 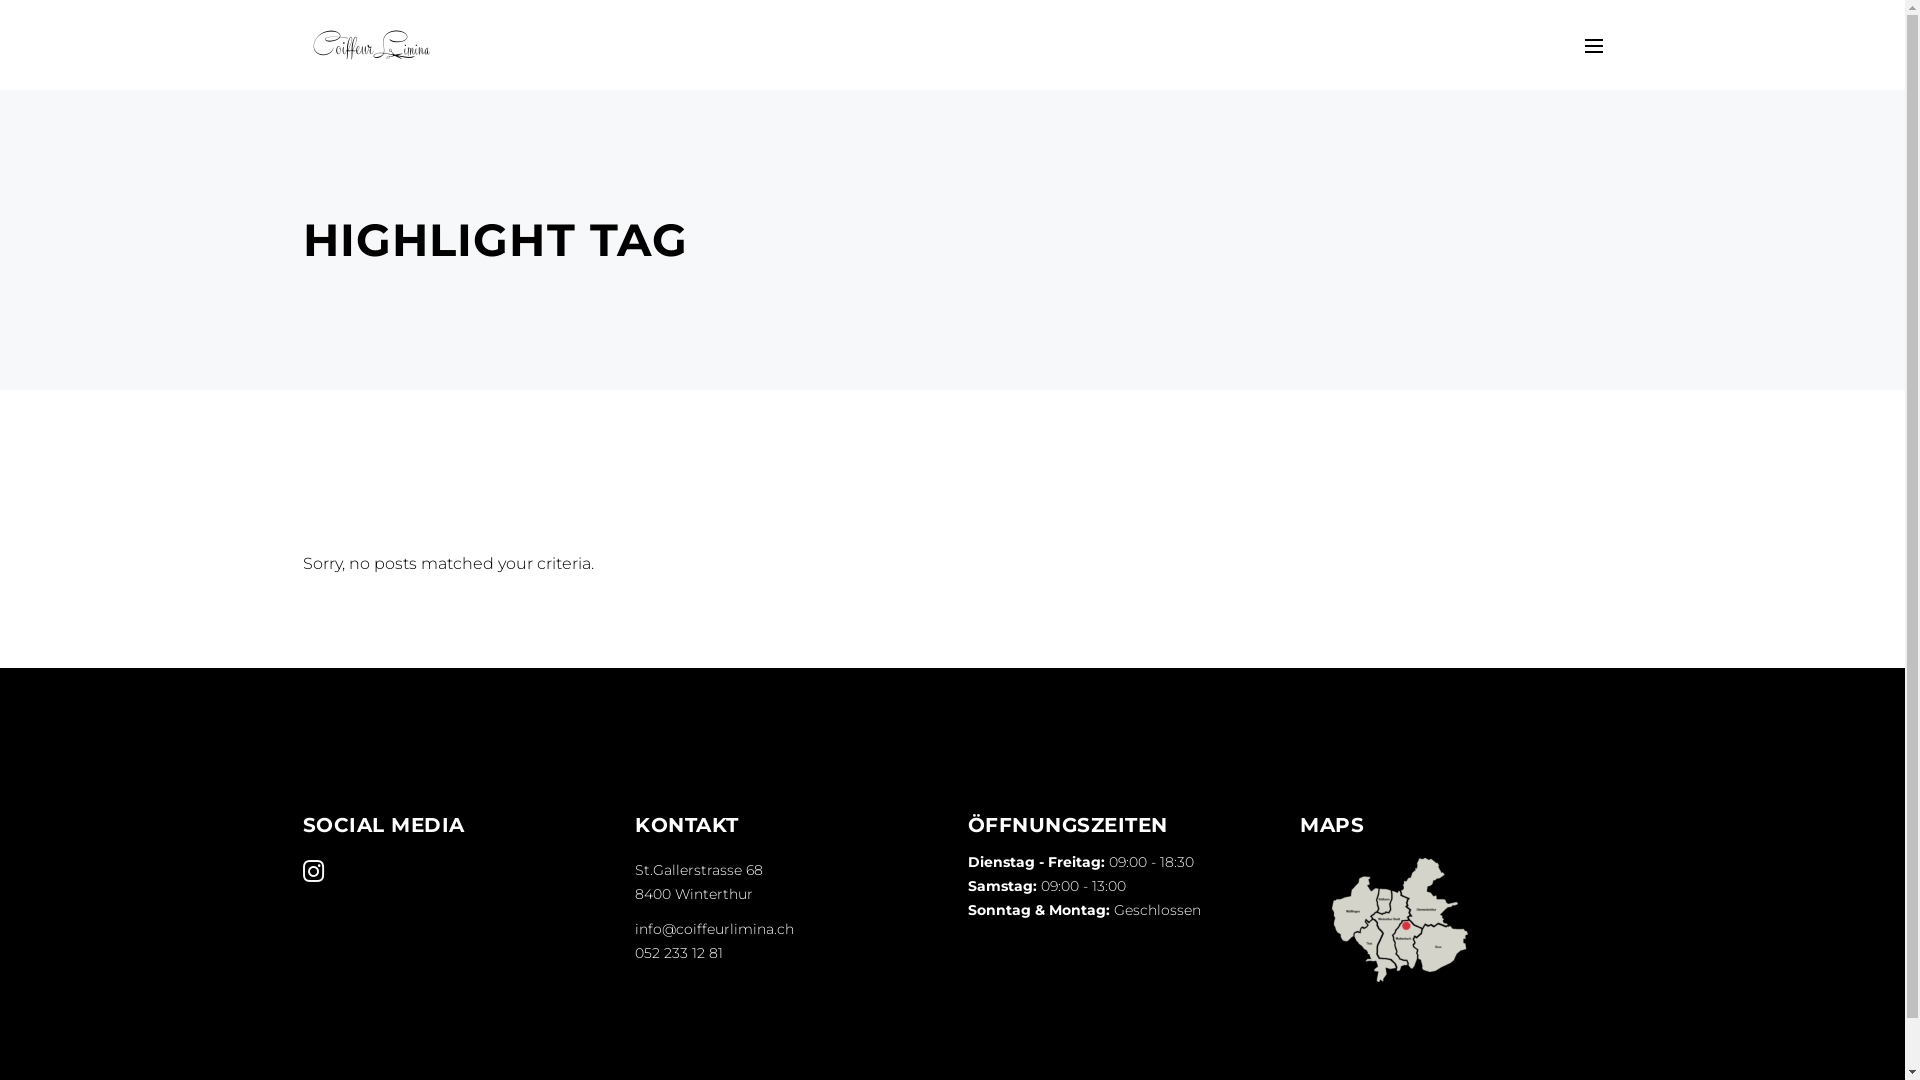 What do you see at coordinates (1399, 920) in the screenshot?
I see `'Maps'` at bounding box center [1399, 920].